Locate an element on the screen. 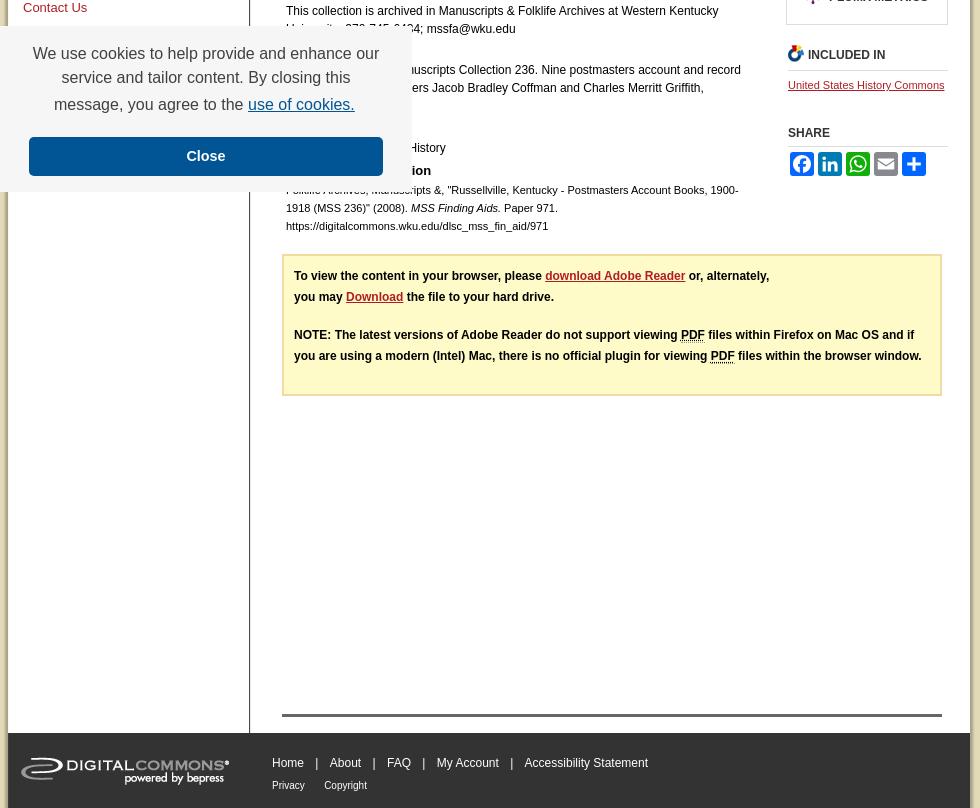  'or, alternately,' is located at coordinates (726, 274).